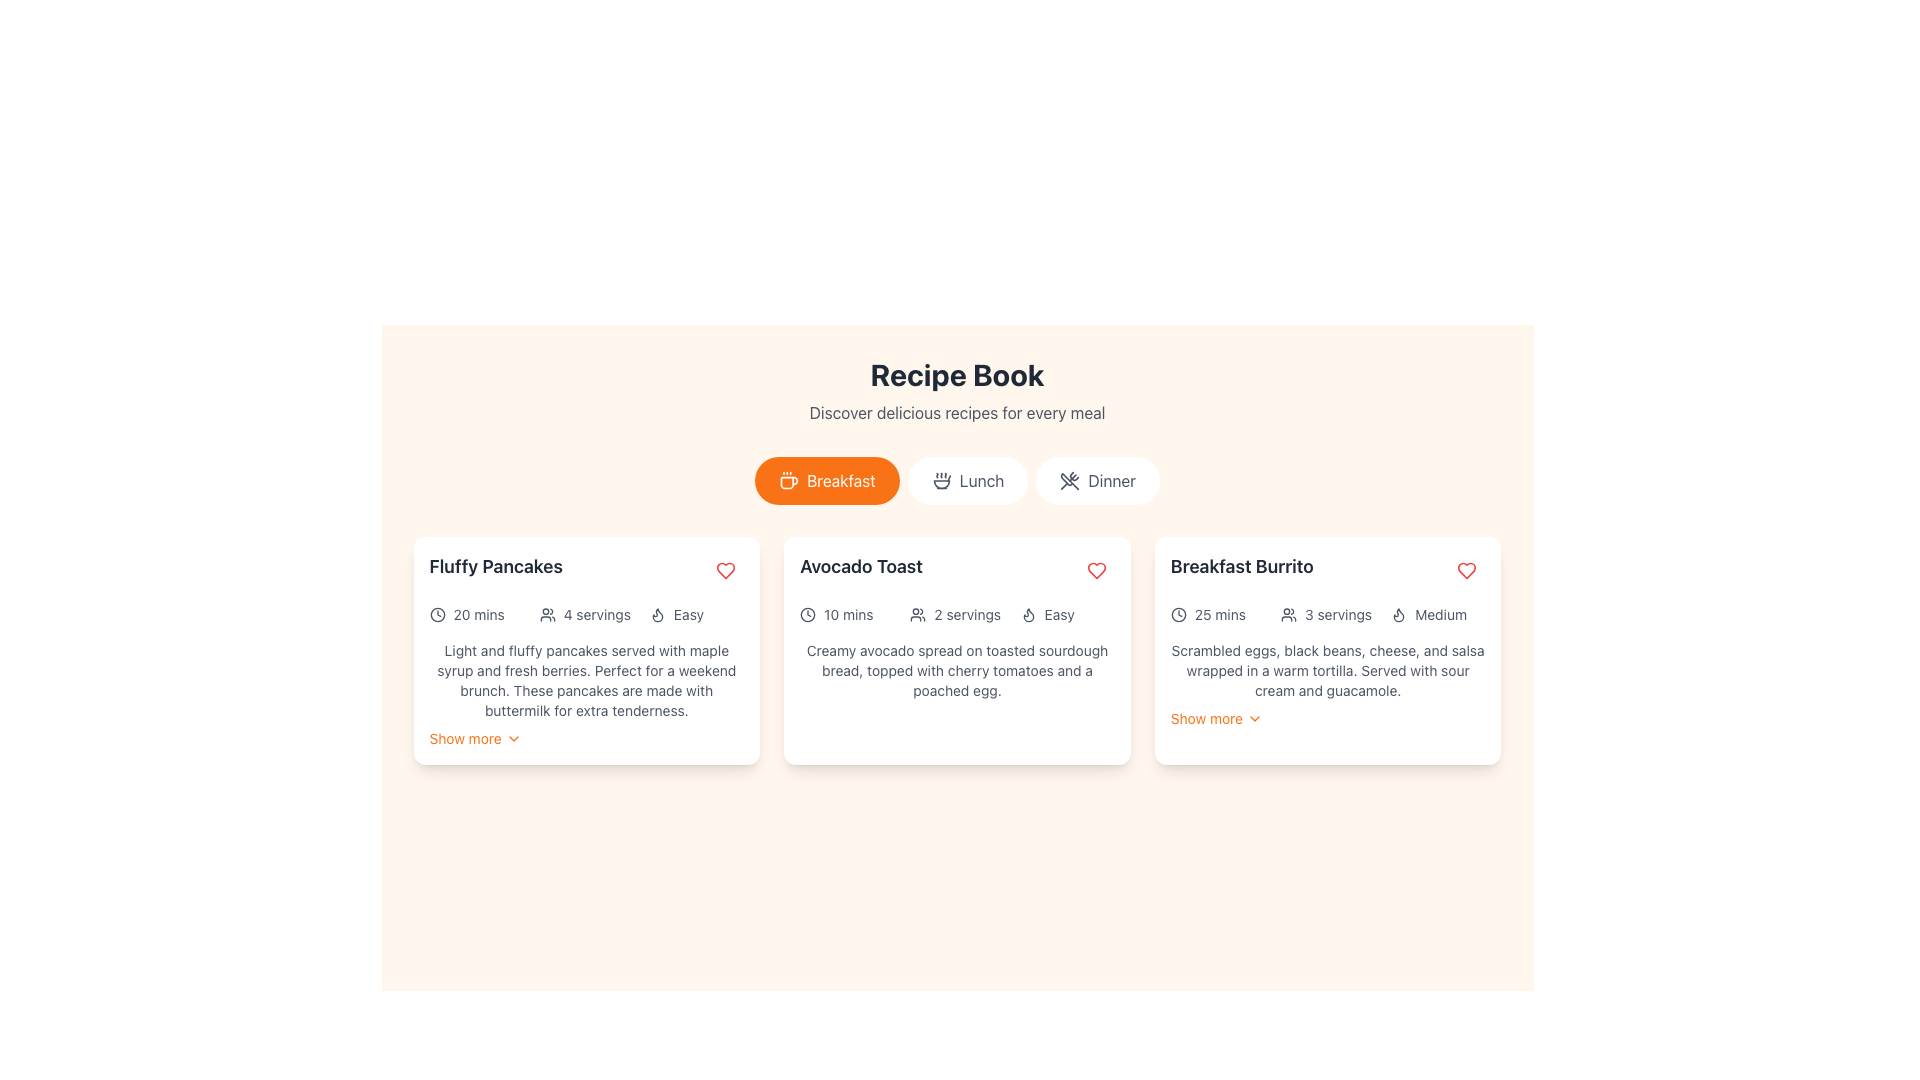 The height and width of the screenshot is (1080, 1920). I want to click on the small icon resembling a group of two user silhouettes, which is located to the left of the text '2 servings' in the card for 'Avocado Toast', so click(917, 613).